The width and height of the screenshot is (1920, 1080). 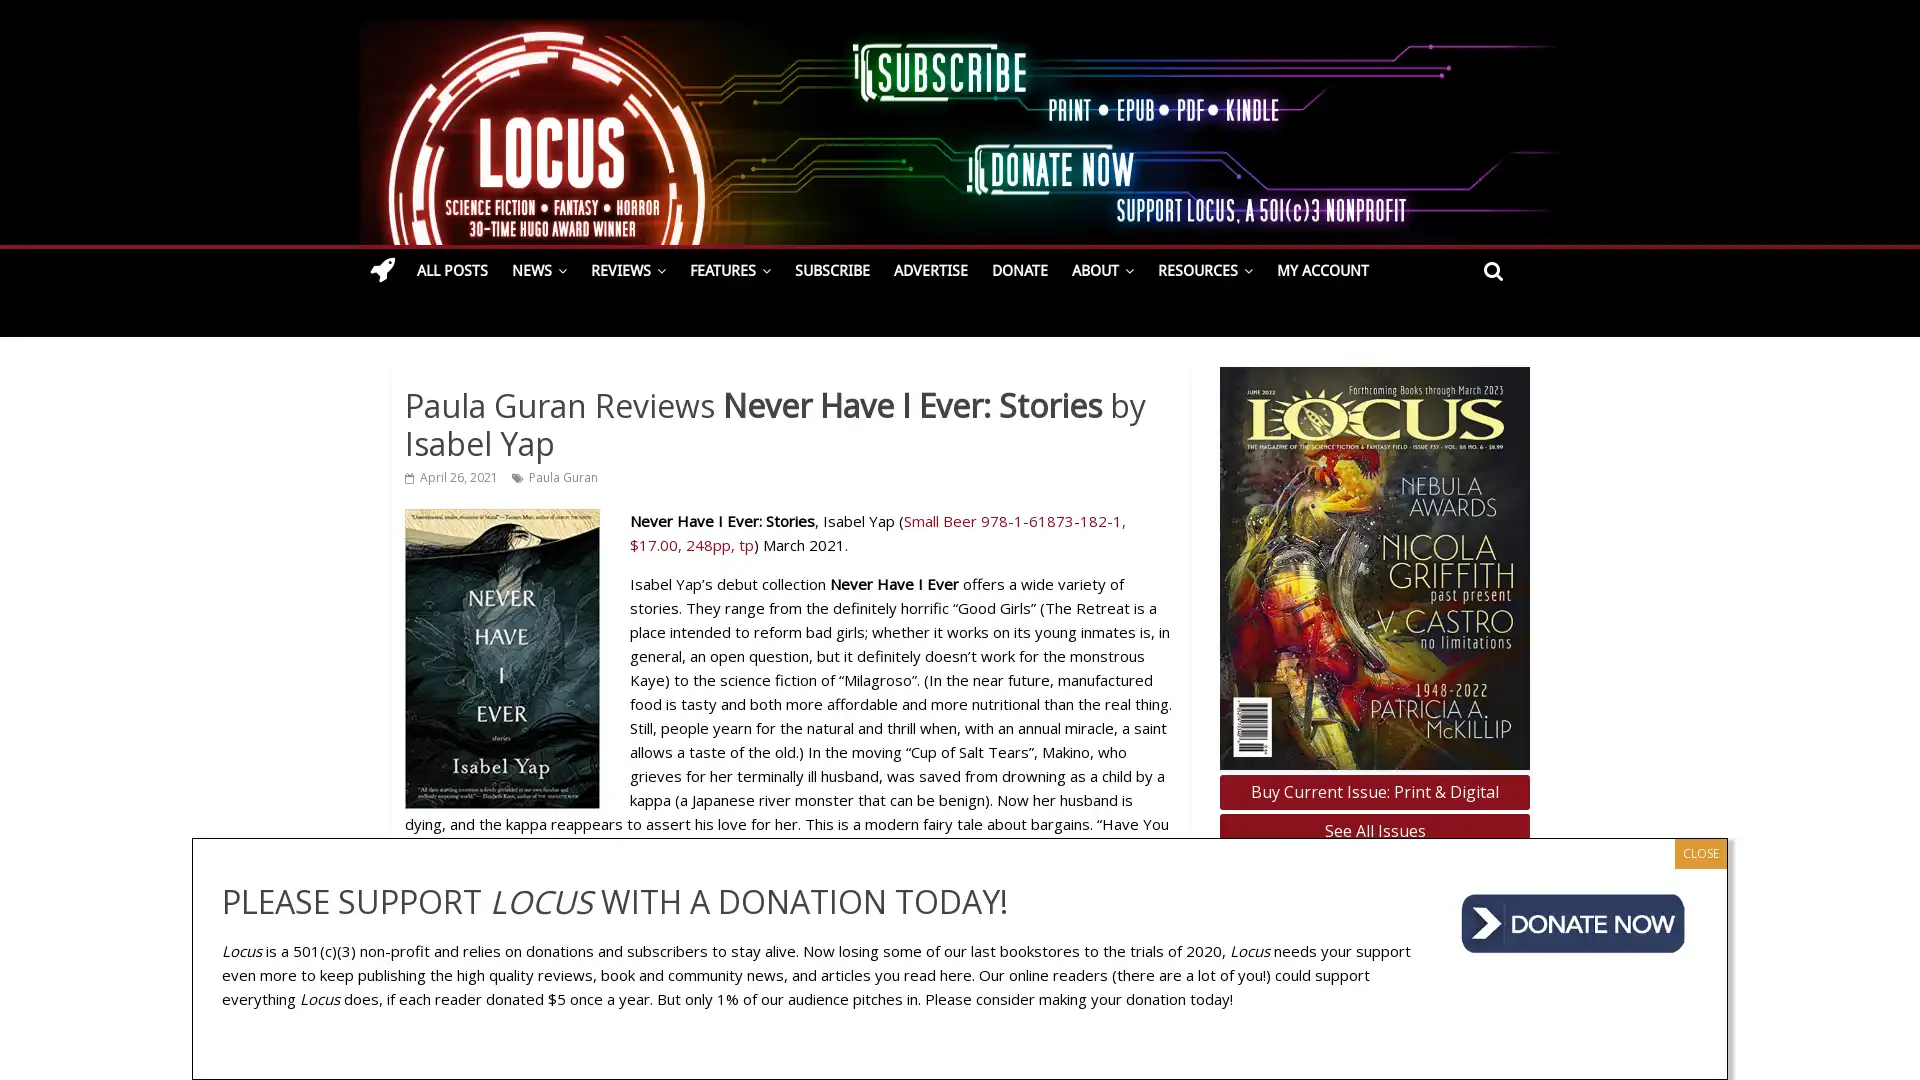 What do you see at coordinates (1373, 790) in the screenshot?
I see `Buy Current Issue: Print & Digital` at bounding box center [1373, 790].